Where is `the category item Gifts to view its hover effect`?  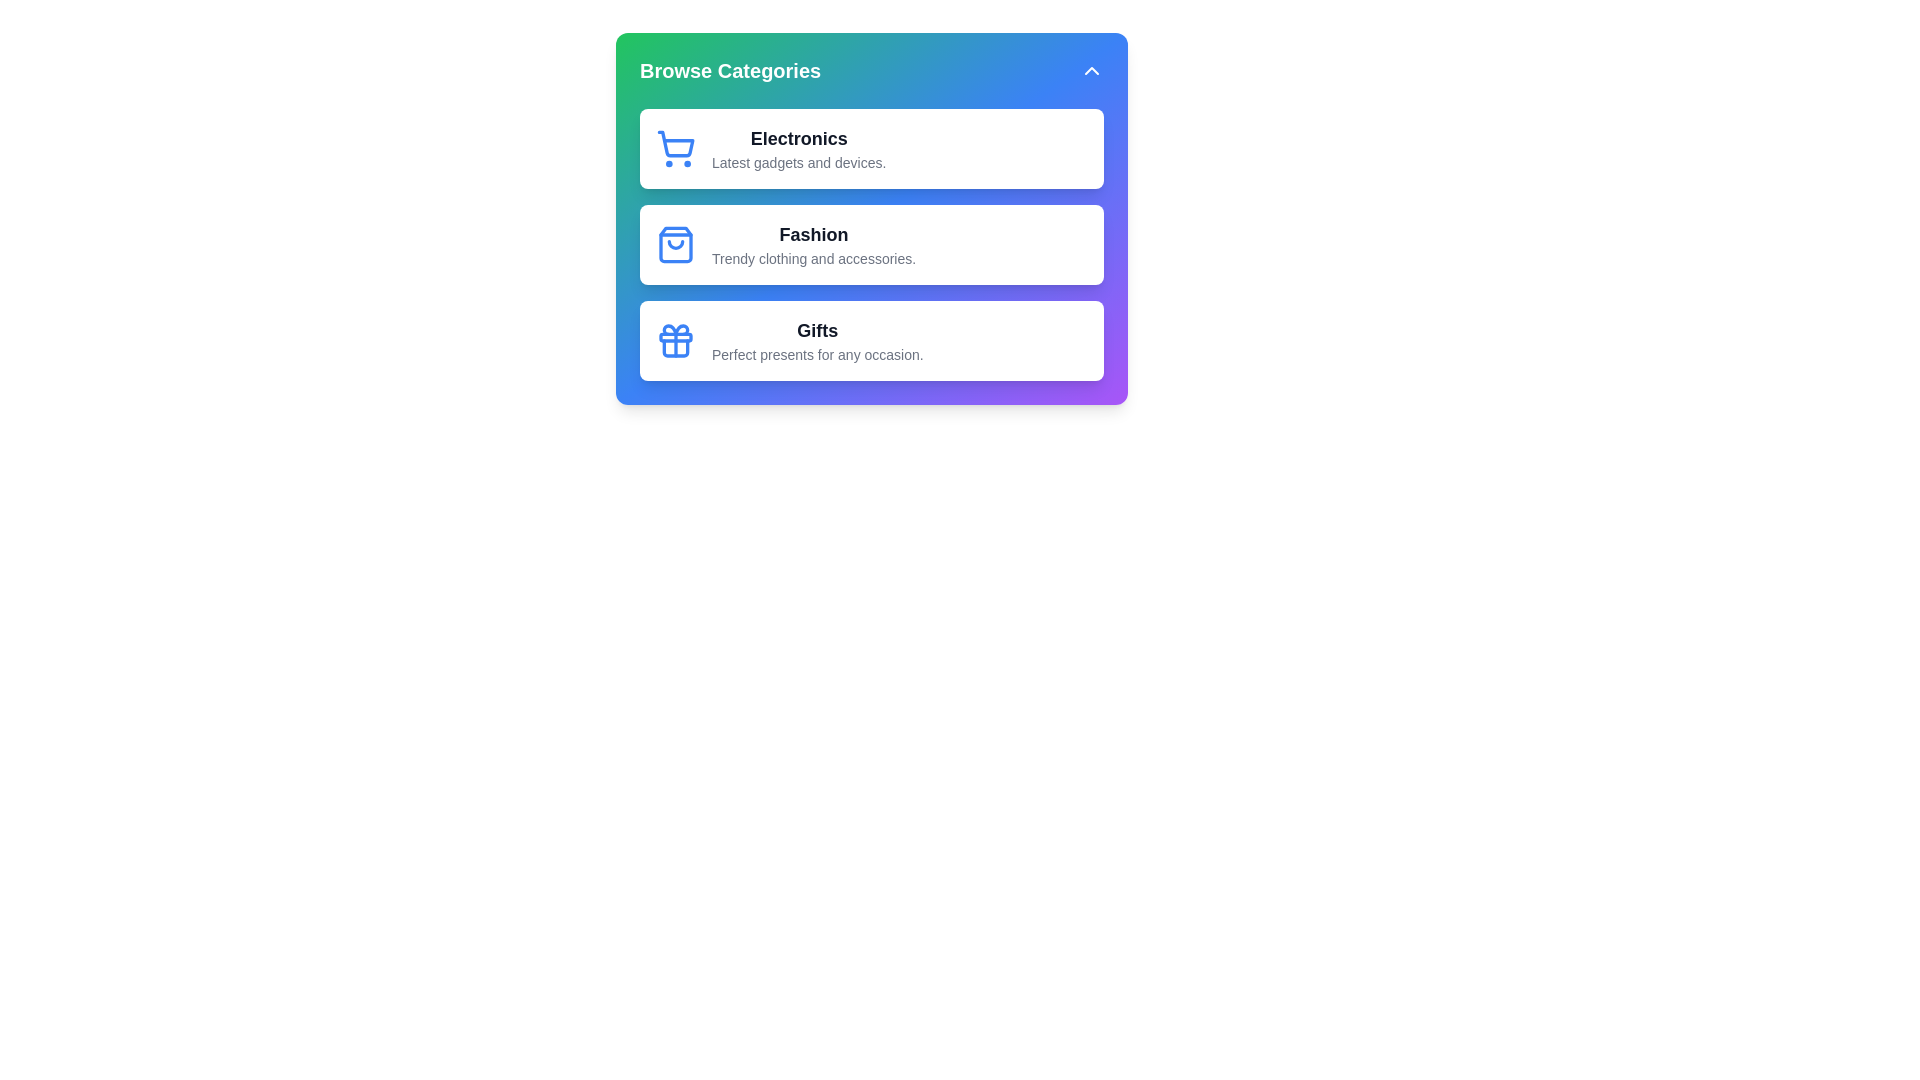 the category item Gifts to view its hover effect is located at coordinates (872, 339).